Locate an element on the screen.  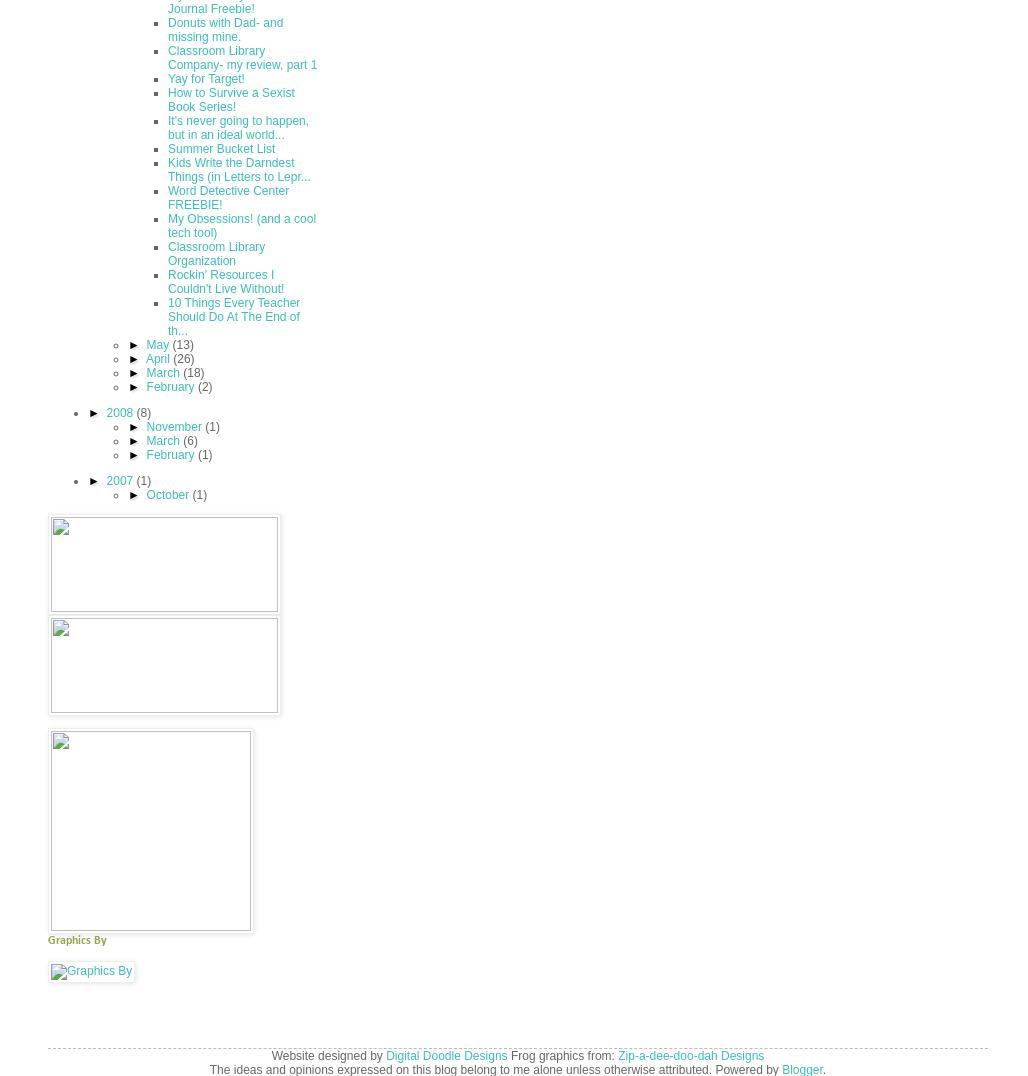
'Graphics By' is located at coordinates (76, 939).